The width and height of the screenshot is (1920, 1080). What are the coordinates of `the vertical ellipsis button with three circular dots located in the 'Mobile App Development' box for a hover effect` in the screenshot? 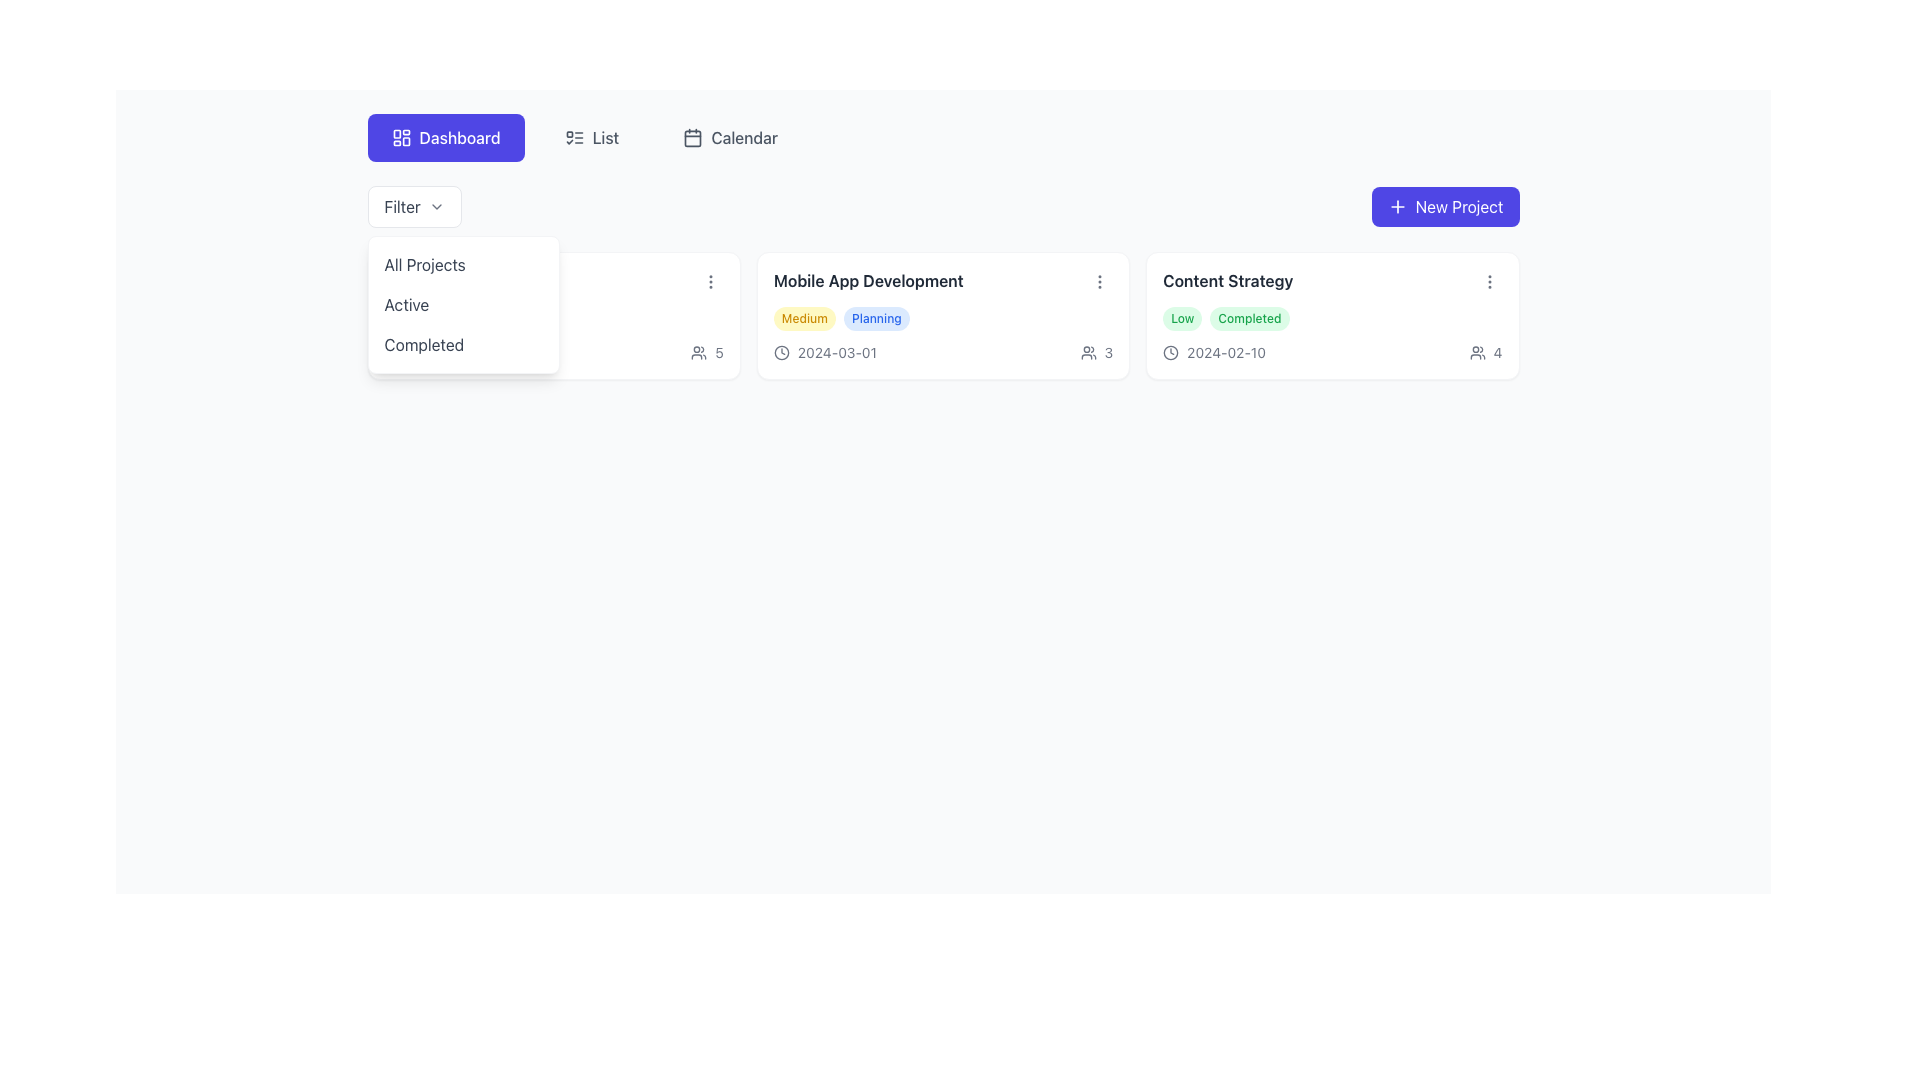 It's located at (1099, 281).